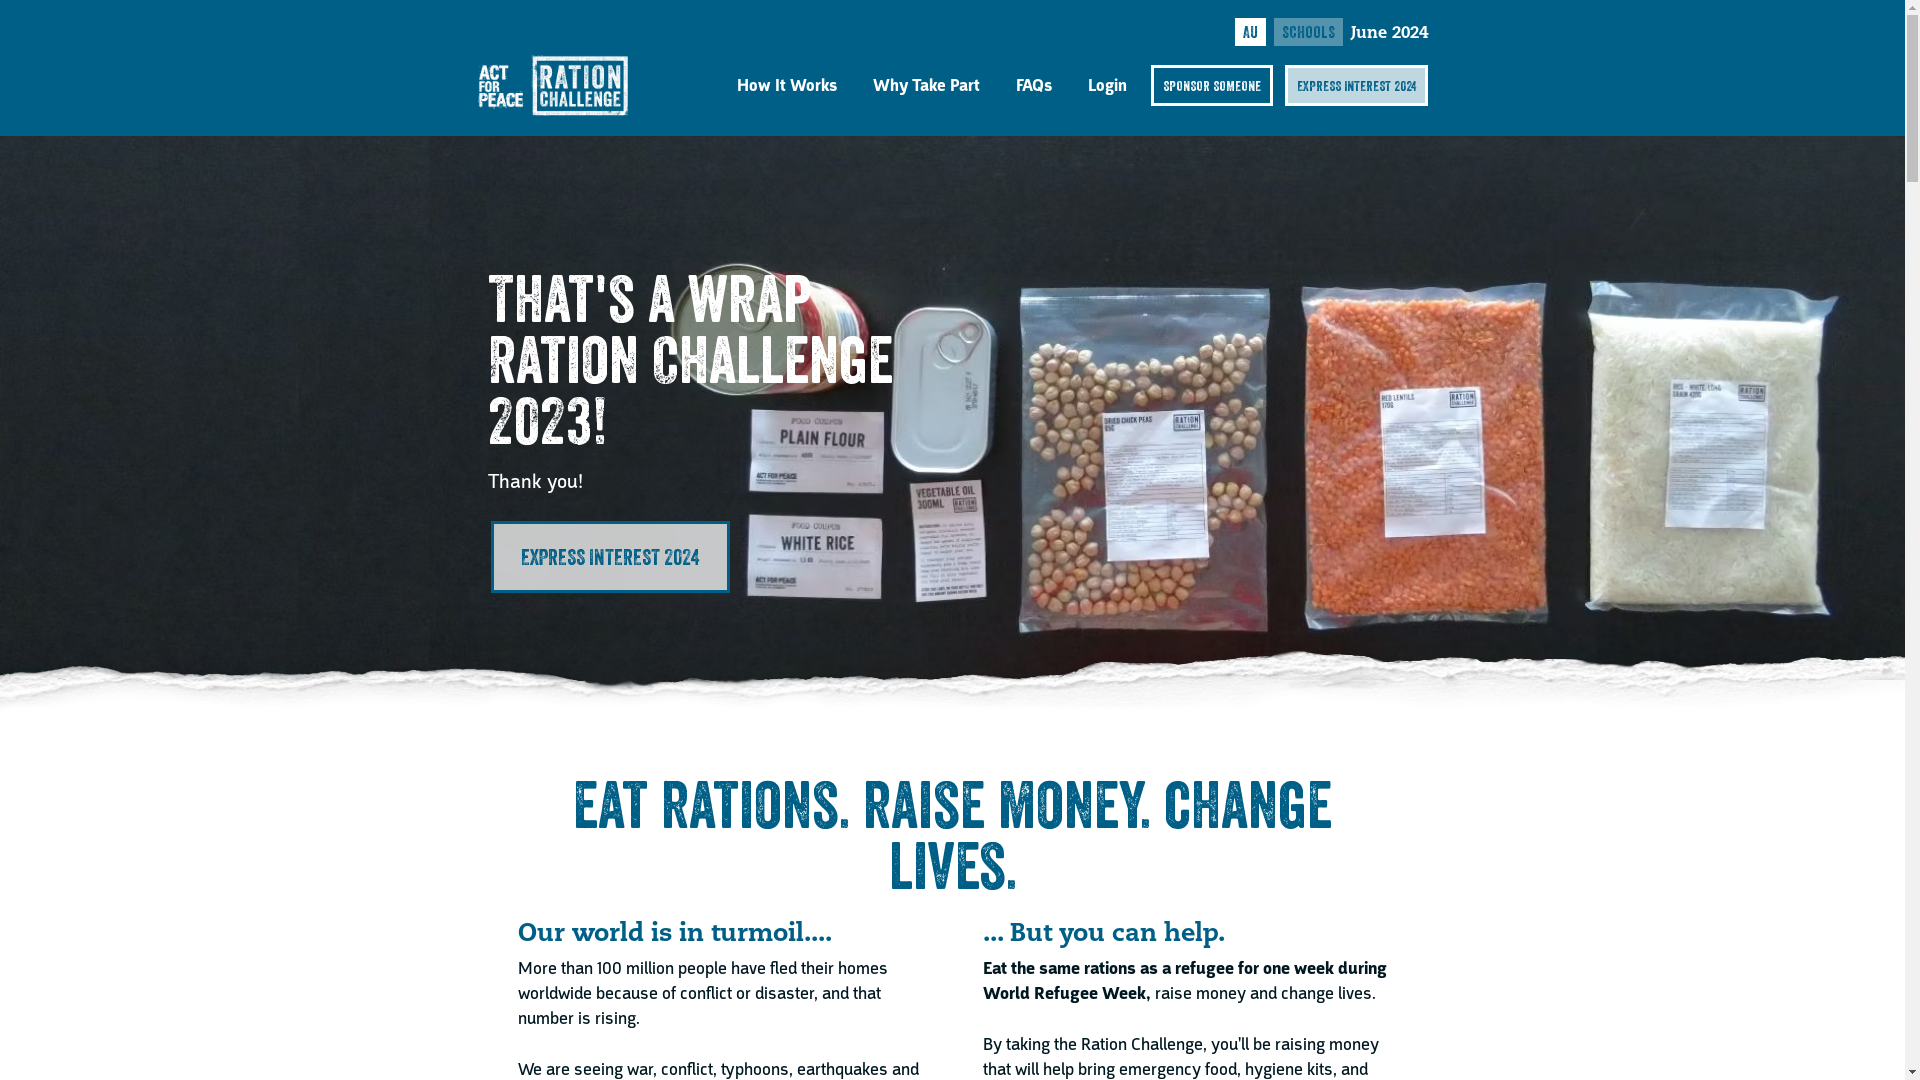 The width and height of the screenshot is (1920, 1080). Describe the element at coordinates (925, 84) in the screenshot. I see `'Why Take Part'` at that location.